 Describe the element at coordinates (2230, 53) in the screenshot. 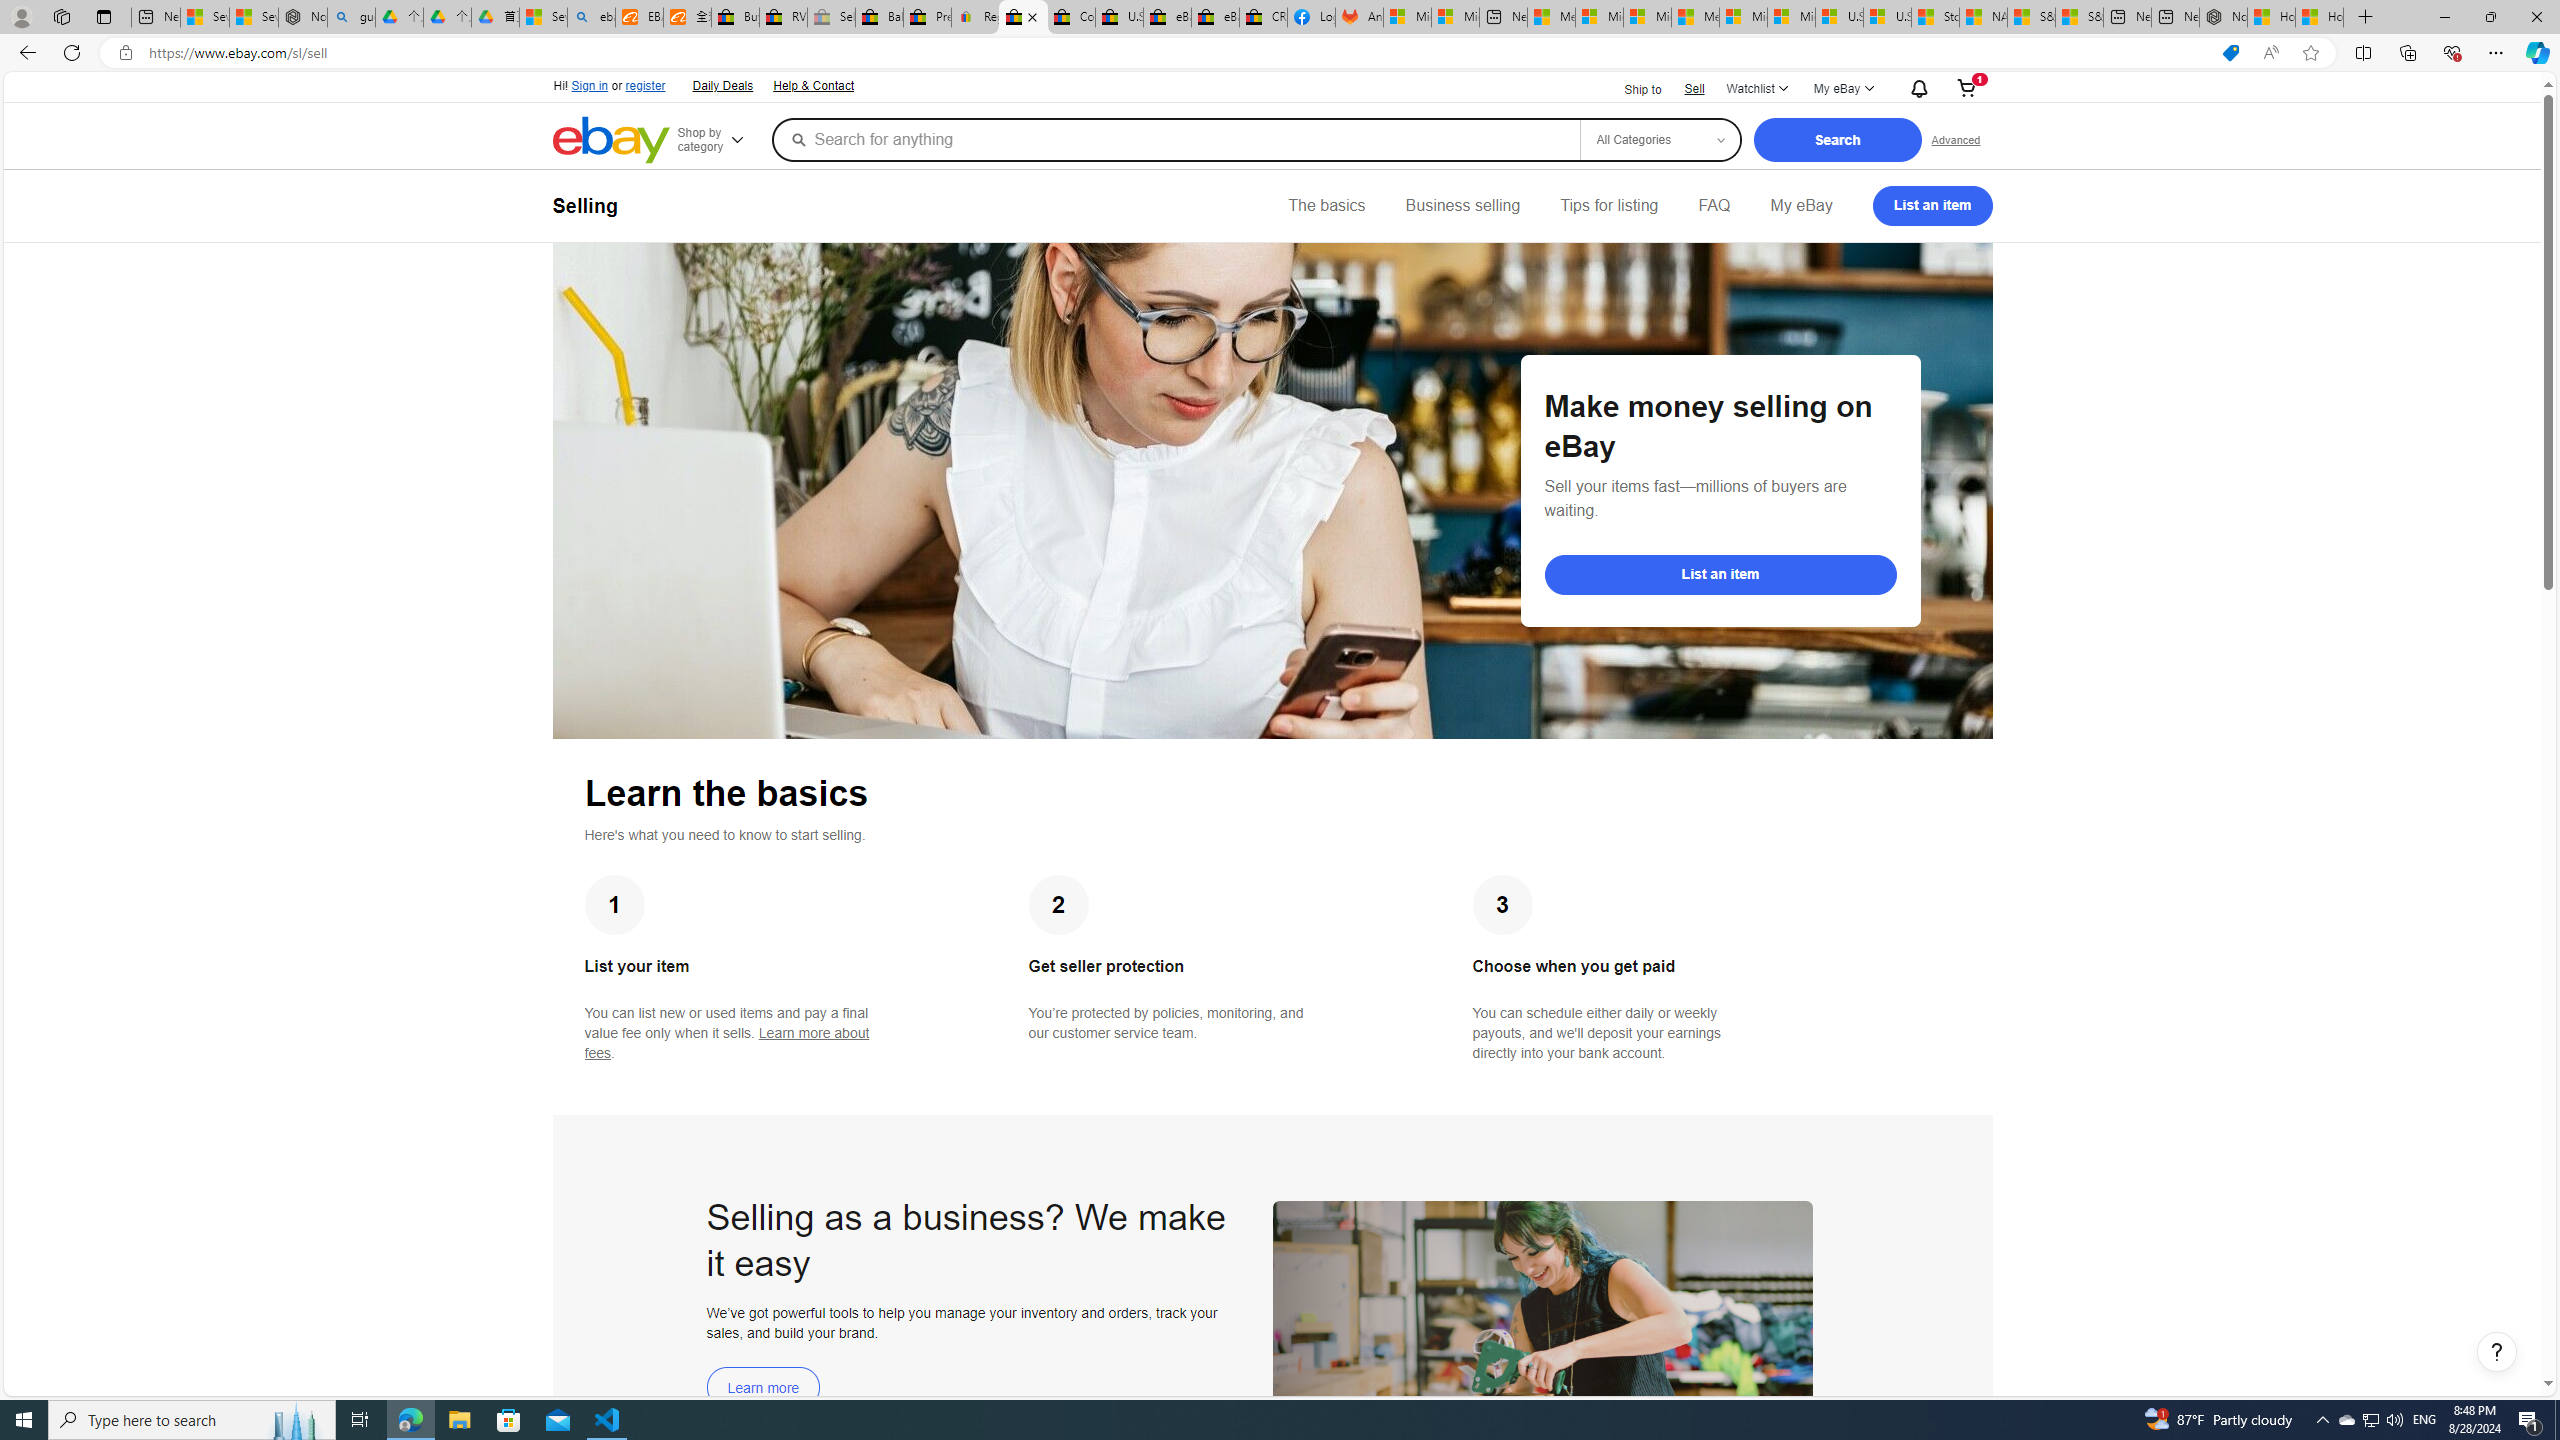

I see `'This site has coupons! Shopping in Microsoft Edge'` at that location.